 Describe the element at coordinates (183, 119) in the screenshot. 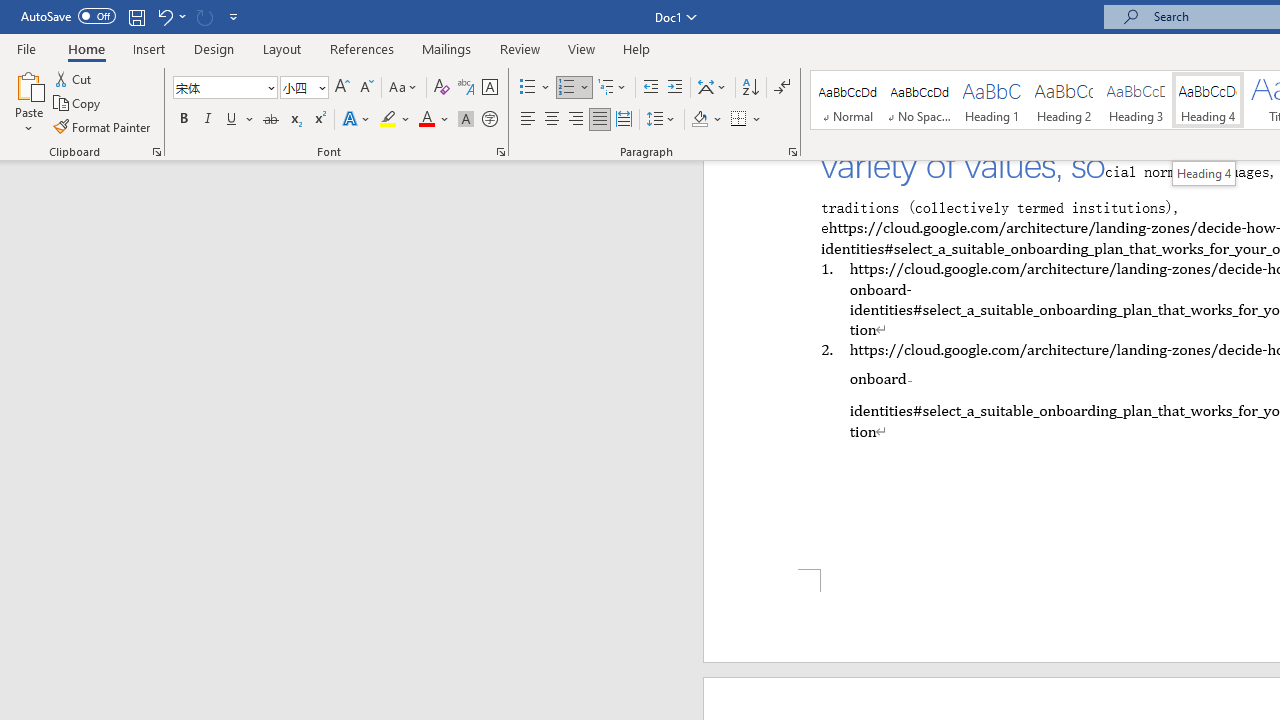

I see `'Bold'` at that location.